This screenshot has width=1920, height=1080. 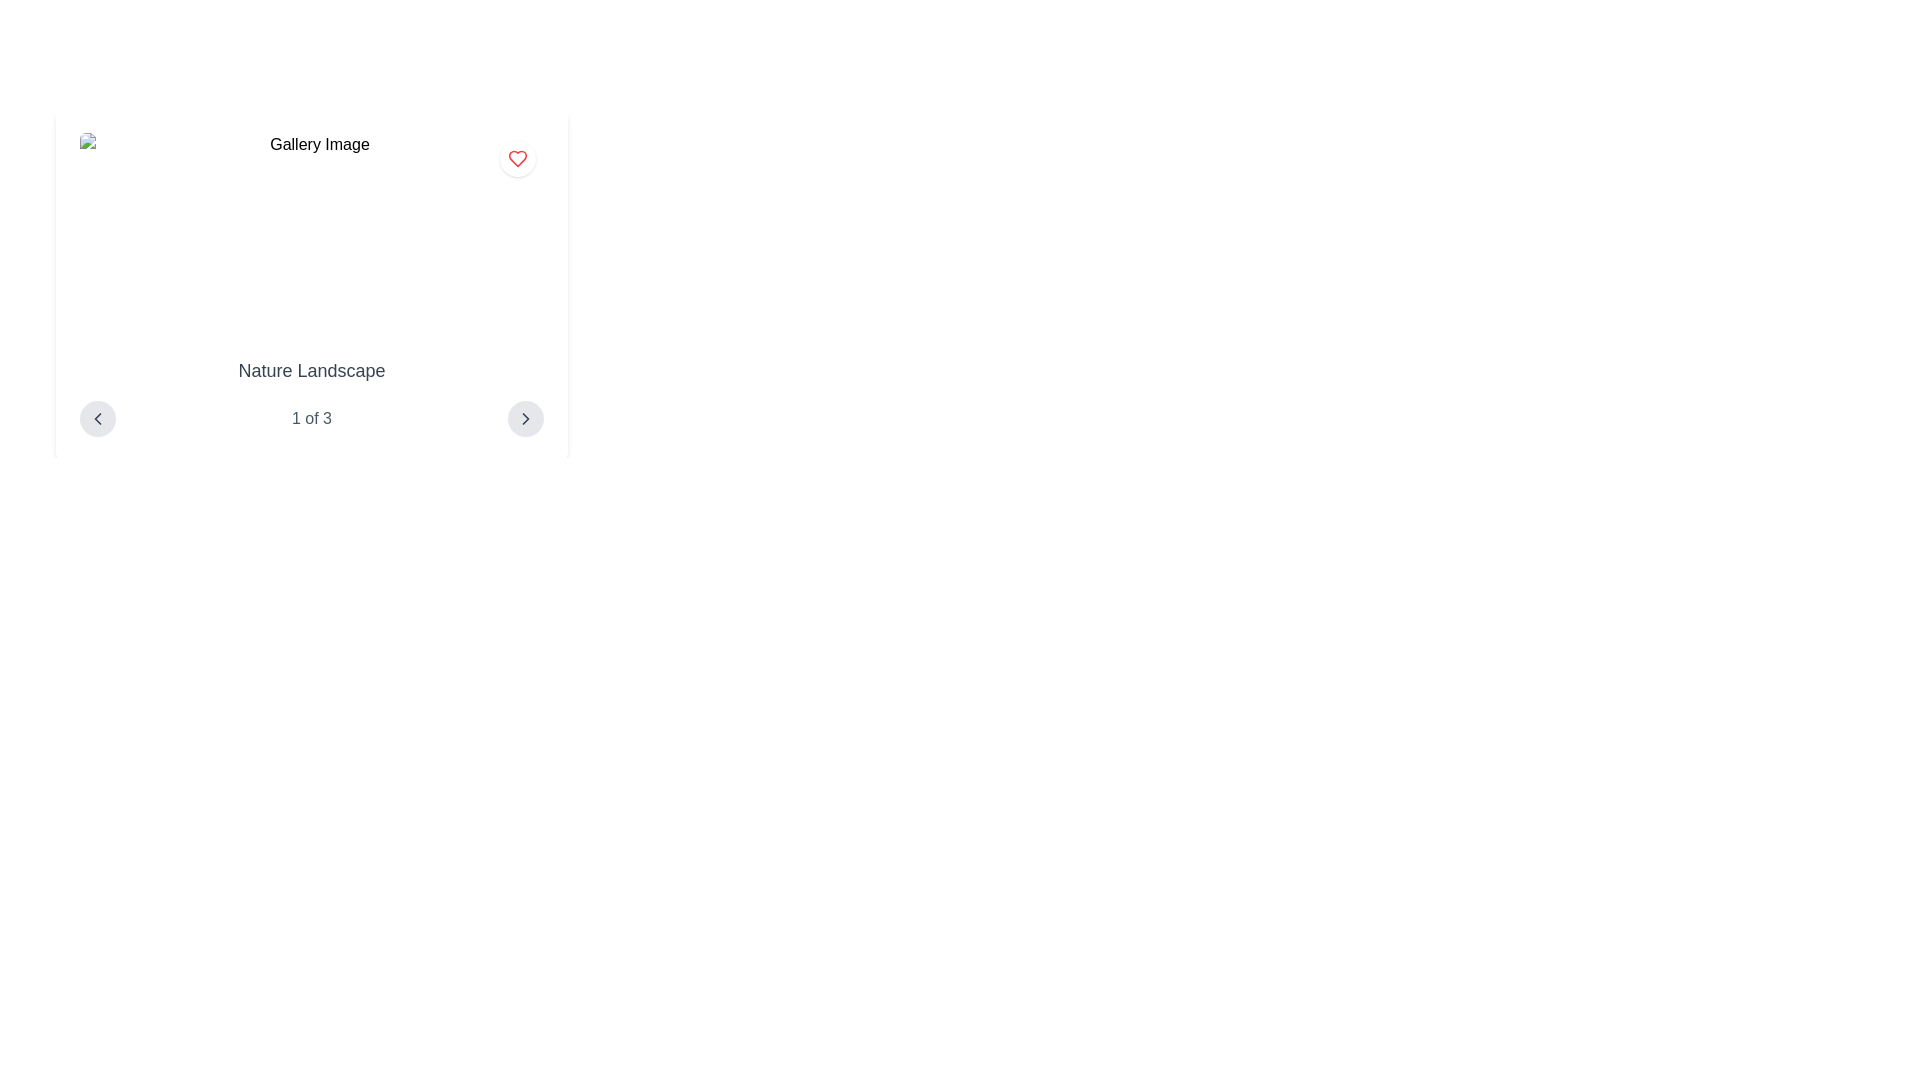 What do you see at coordinates (525, 418) in the screenshot?
I see `the second navigation button located in the lower right corner of the gallery card` at bounding box center [525, 418].